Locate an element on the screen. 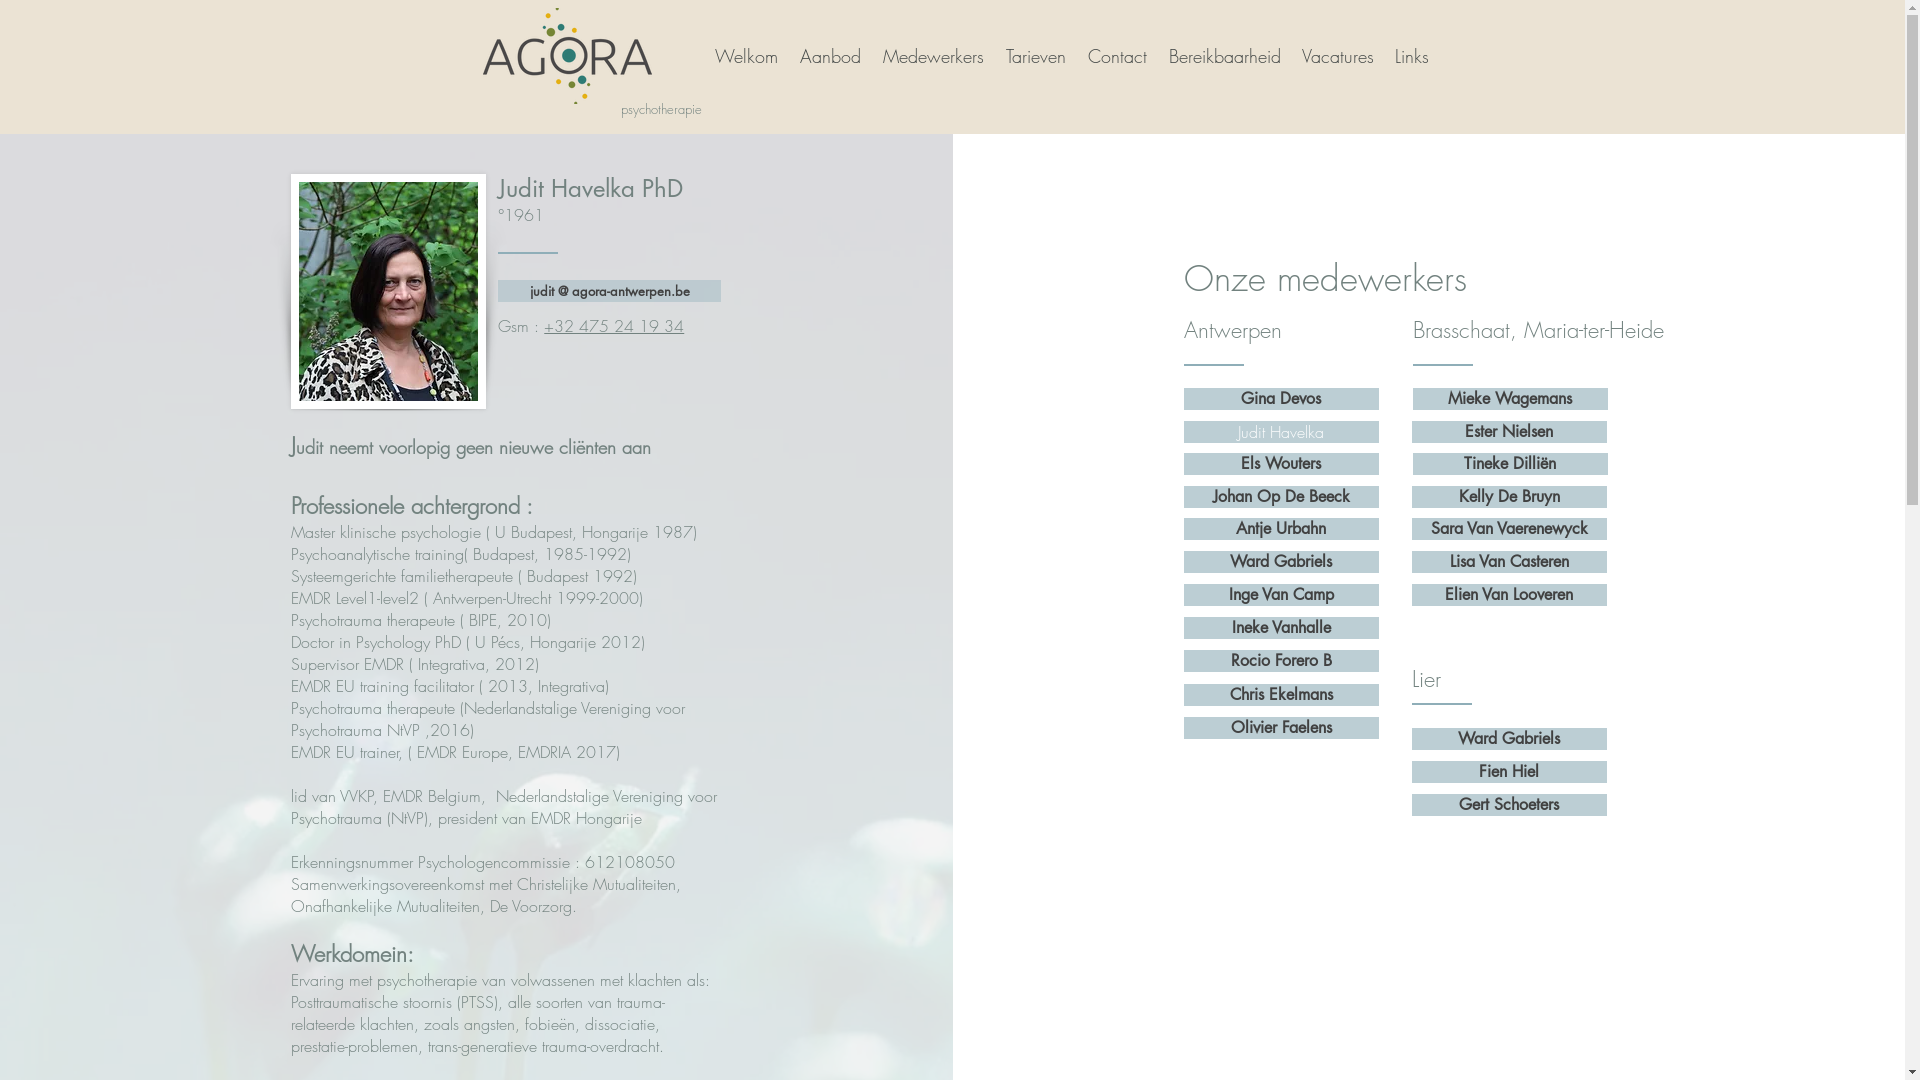  'Tarieven' is located at coordinates (1035, 55).